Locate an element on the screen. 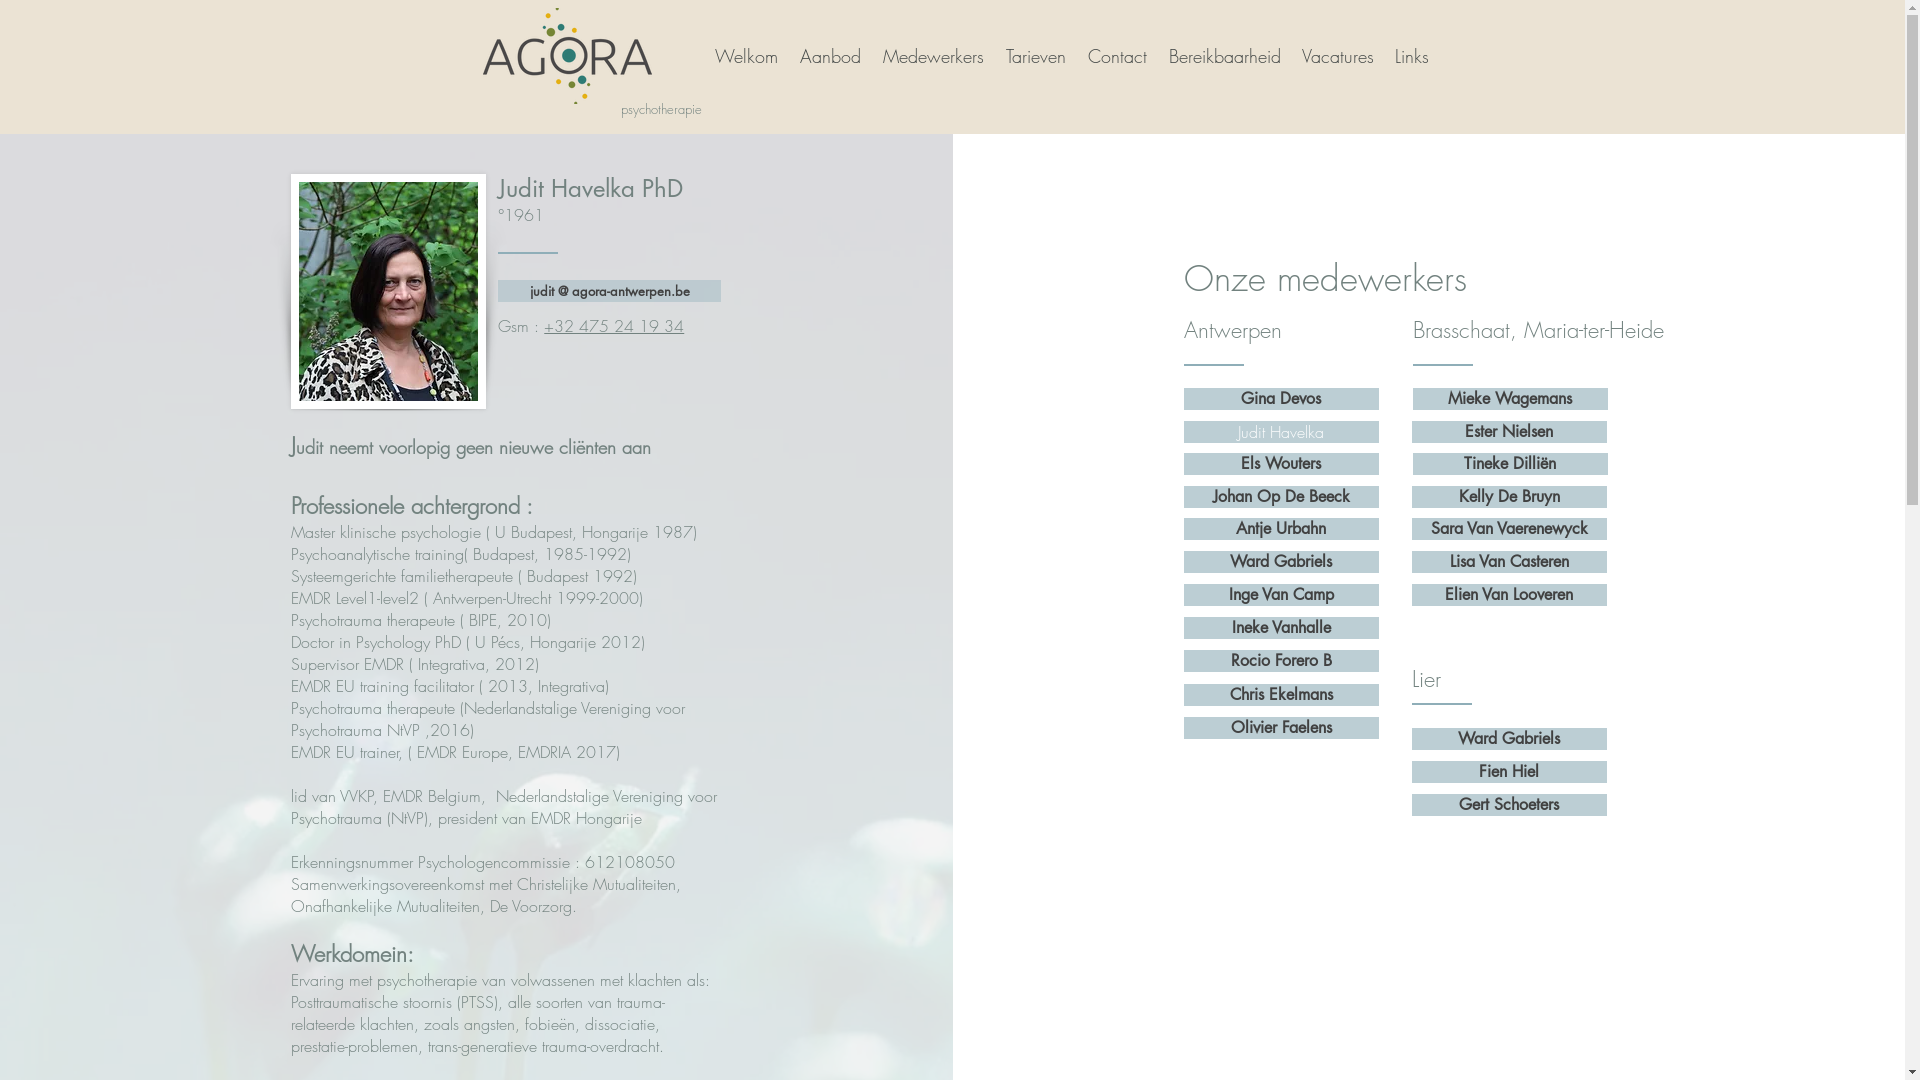  'Tarieven' is located at coordinates (1035, 55).